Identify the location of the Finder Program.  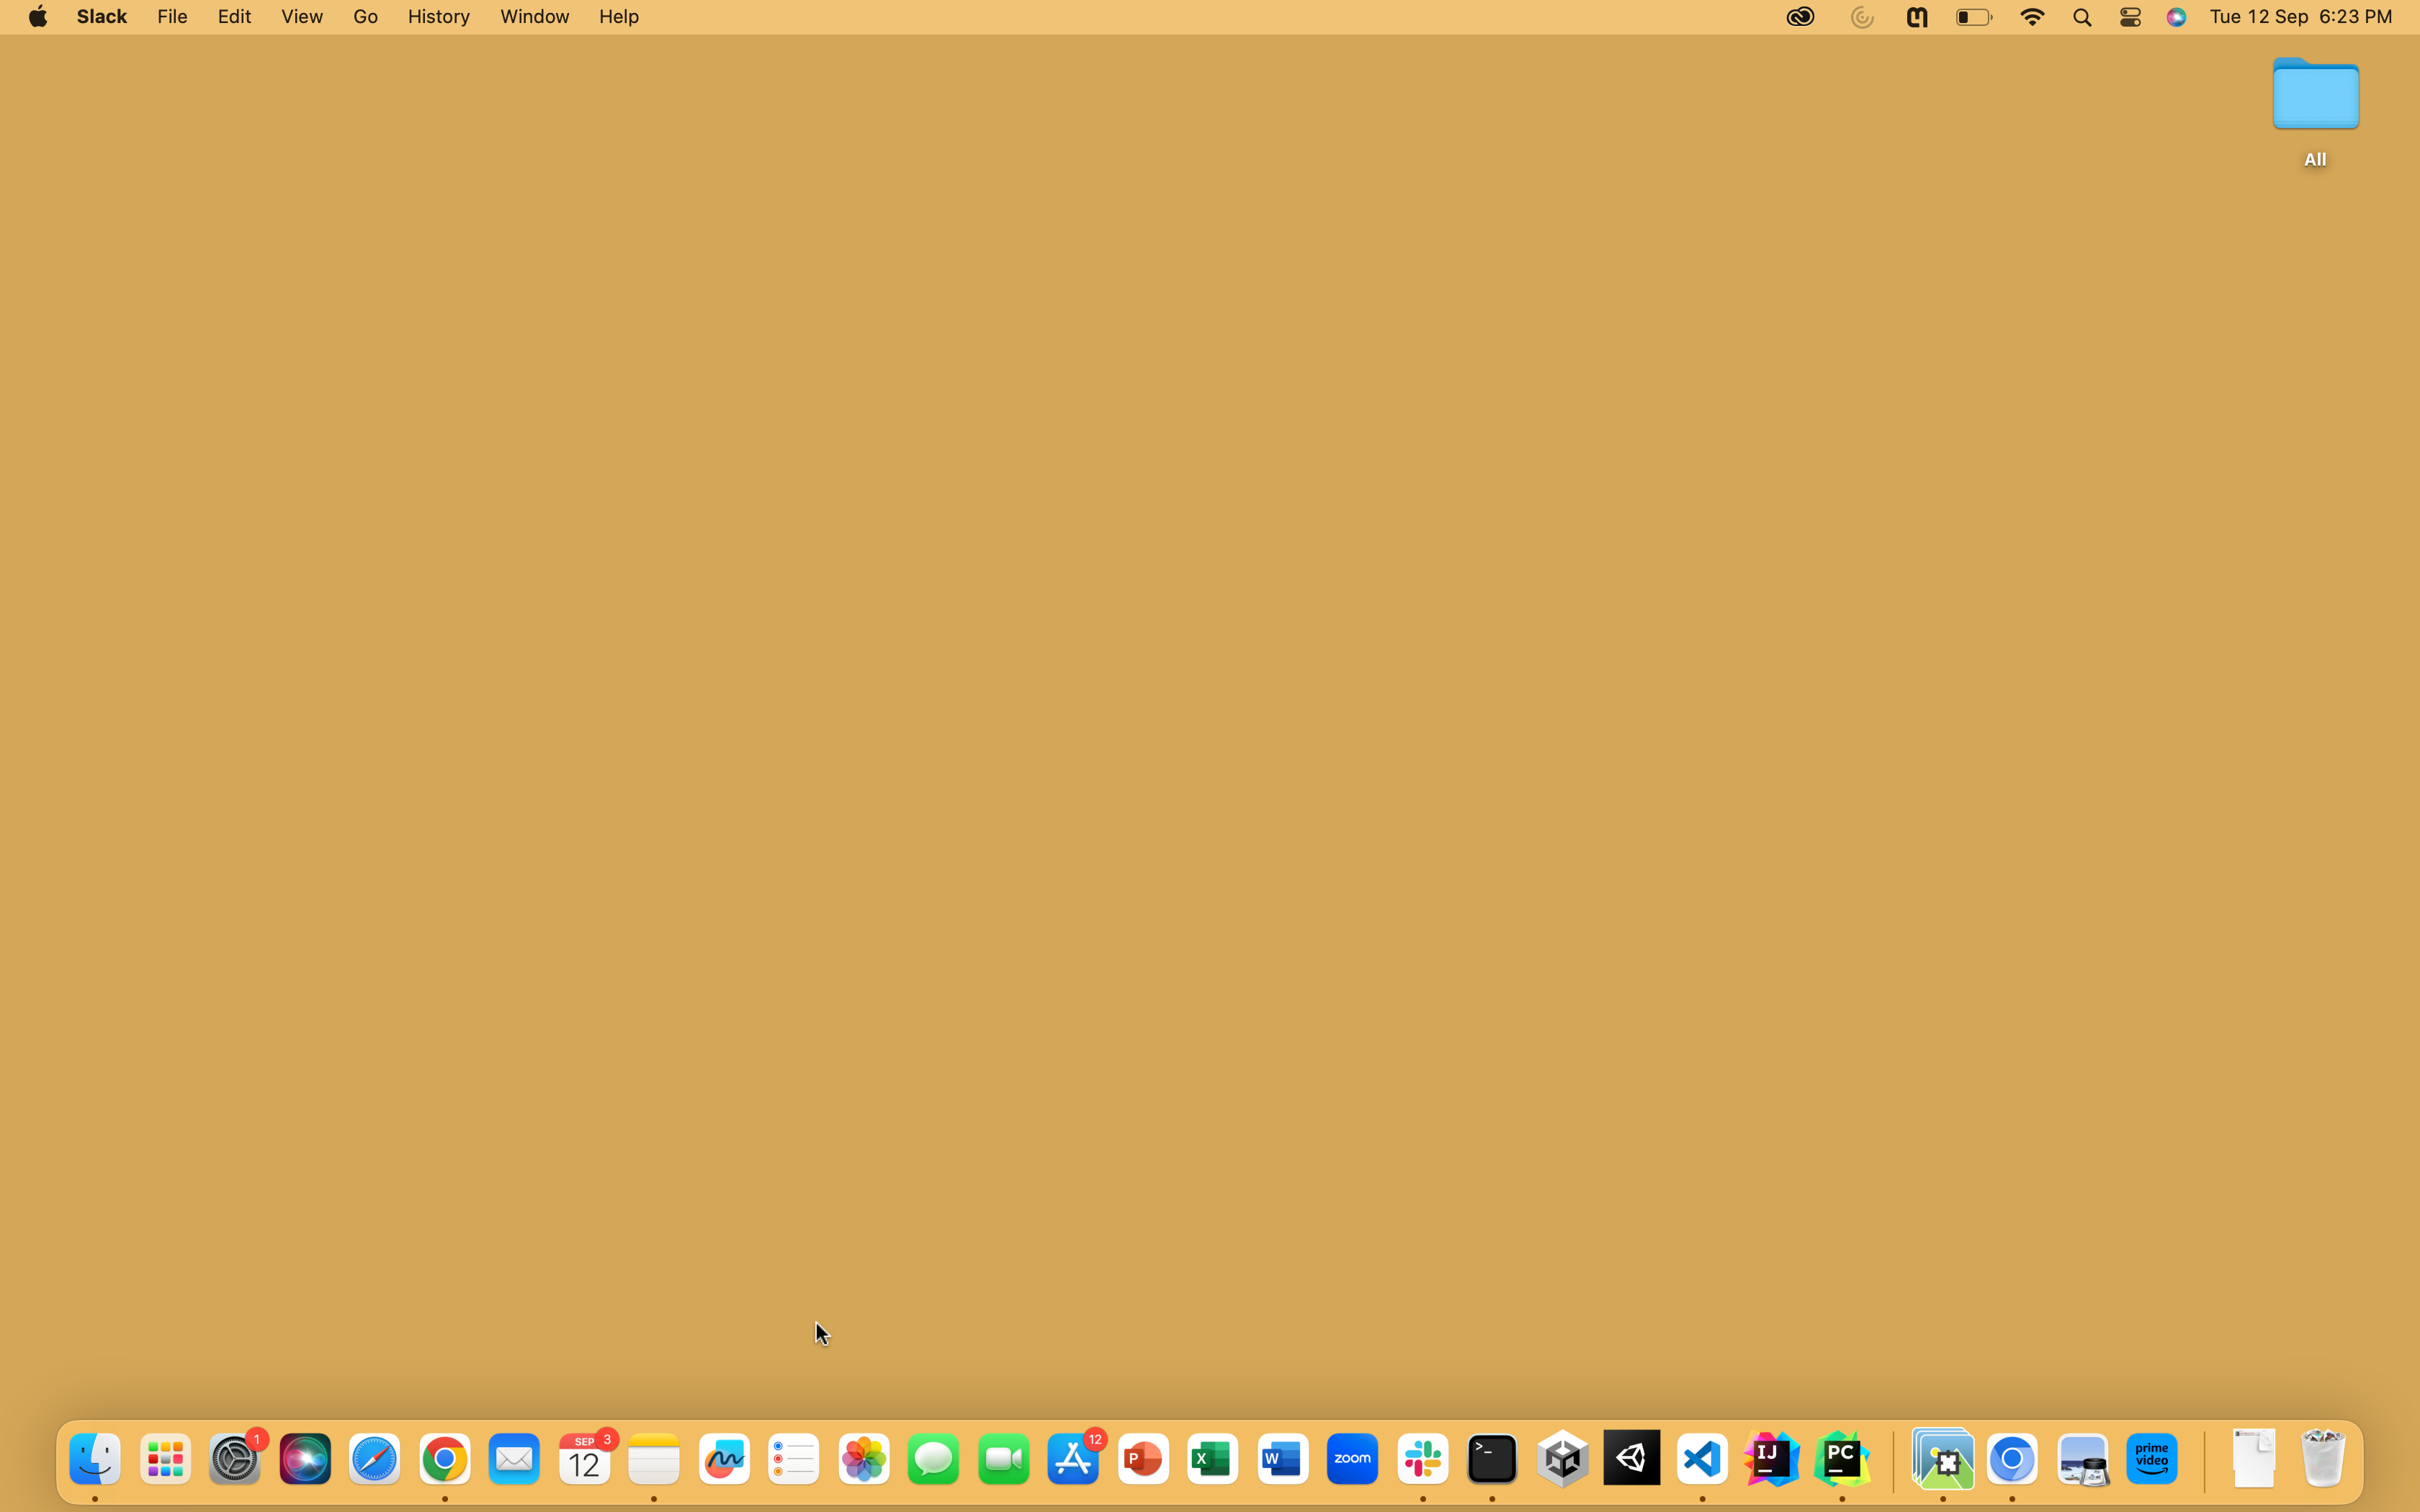
(93, 1461).